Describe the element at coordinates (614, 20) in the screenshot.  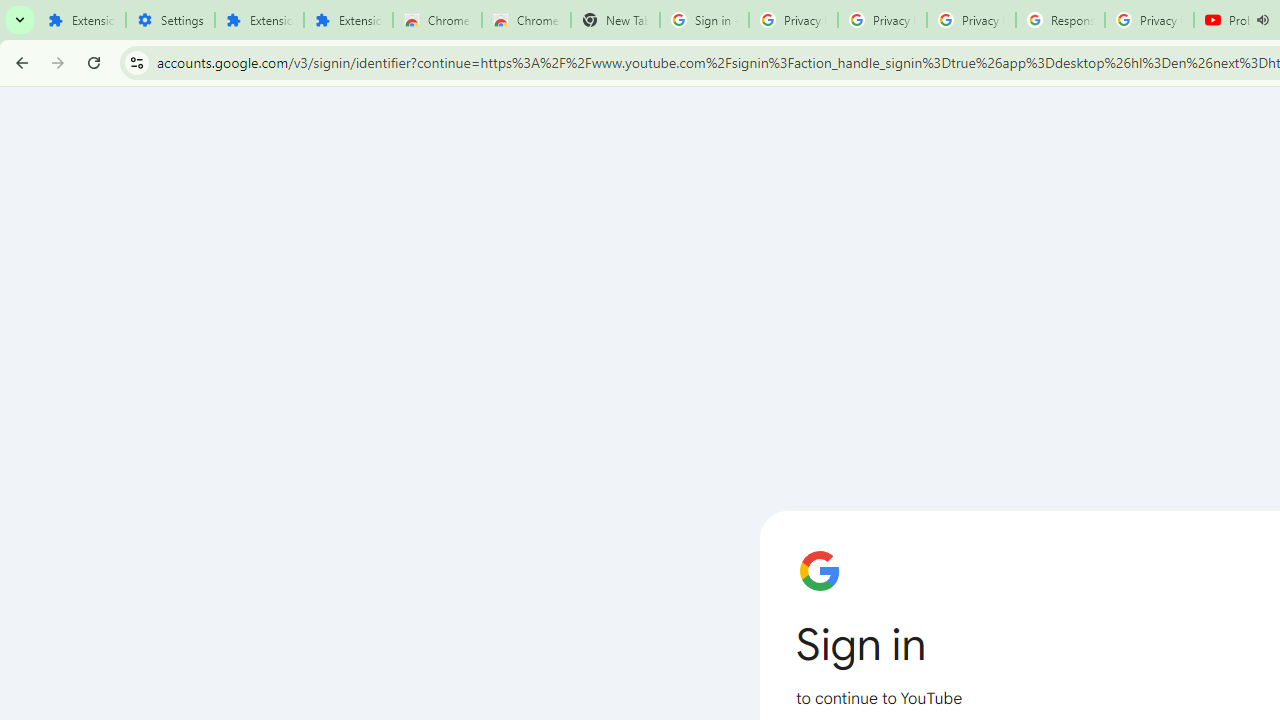
I see `'New Tab'` at that location.